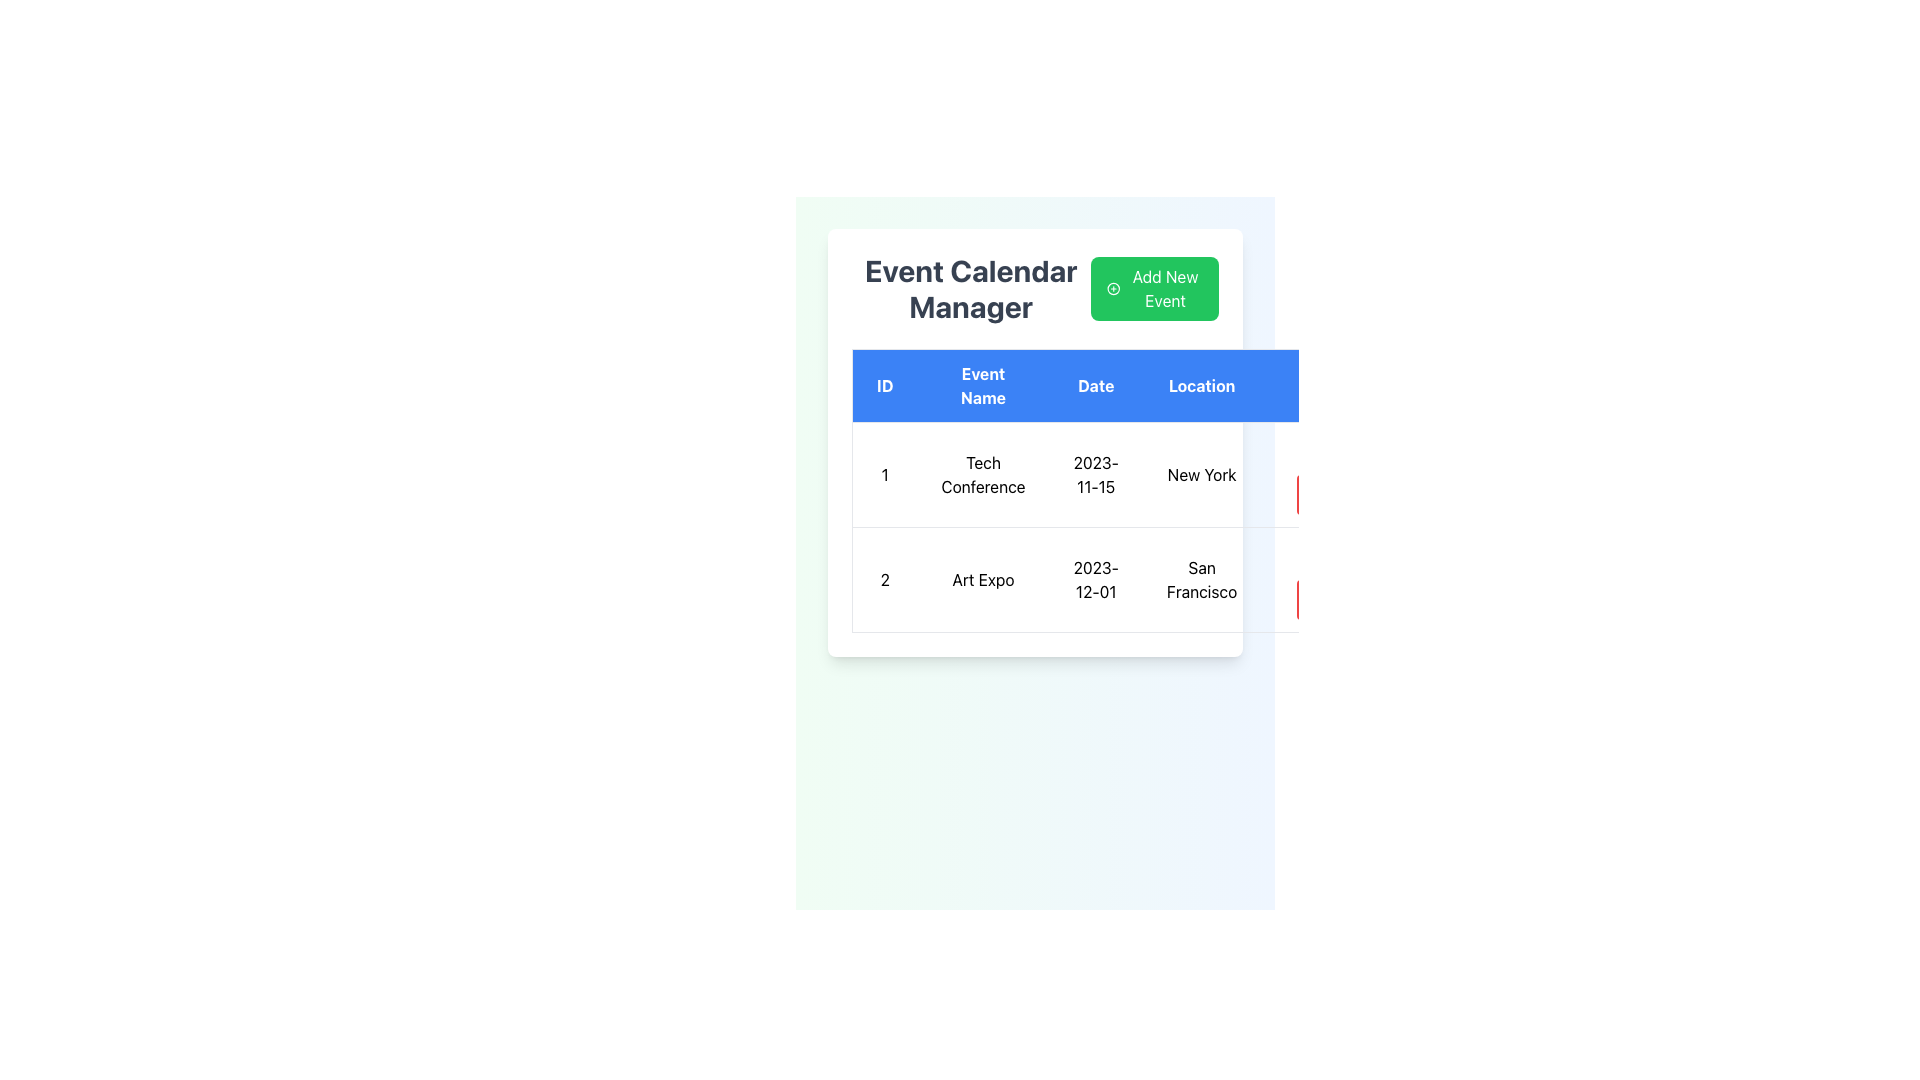 Image resolution: width=1920 pixels, height=1080 pixels. Describe the element at coordinates (1095, 474) in the screenshot. I see `the static text element displaying the event date located in the third column of the first row of the table under the 'Event Calendar Manager' header` at that location.